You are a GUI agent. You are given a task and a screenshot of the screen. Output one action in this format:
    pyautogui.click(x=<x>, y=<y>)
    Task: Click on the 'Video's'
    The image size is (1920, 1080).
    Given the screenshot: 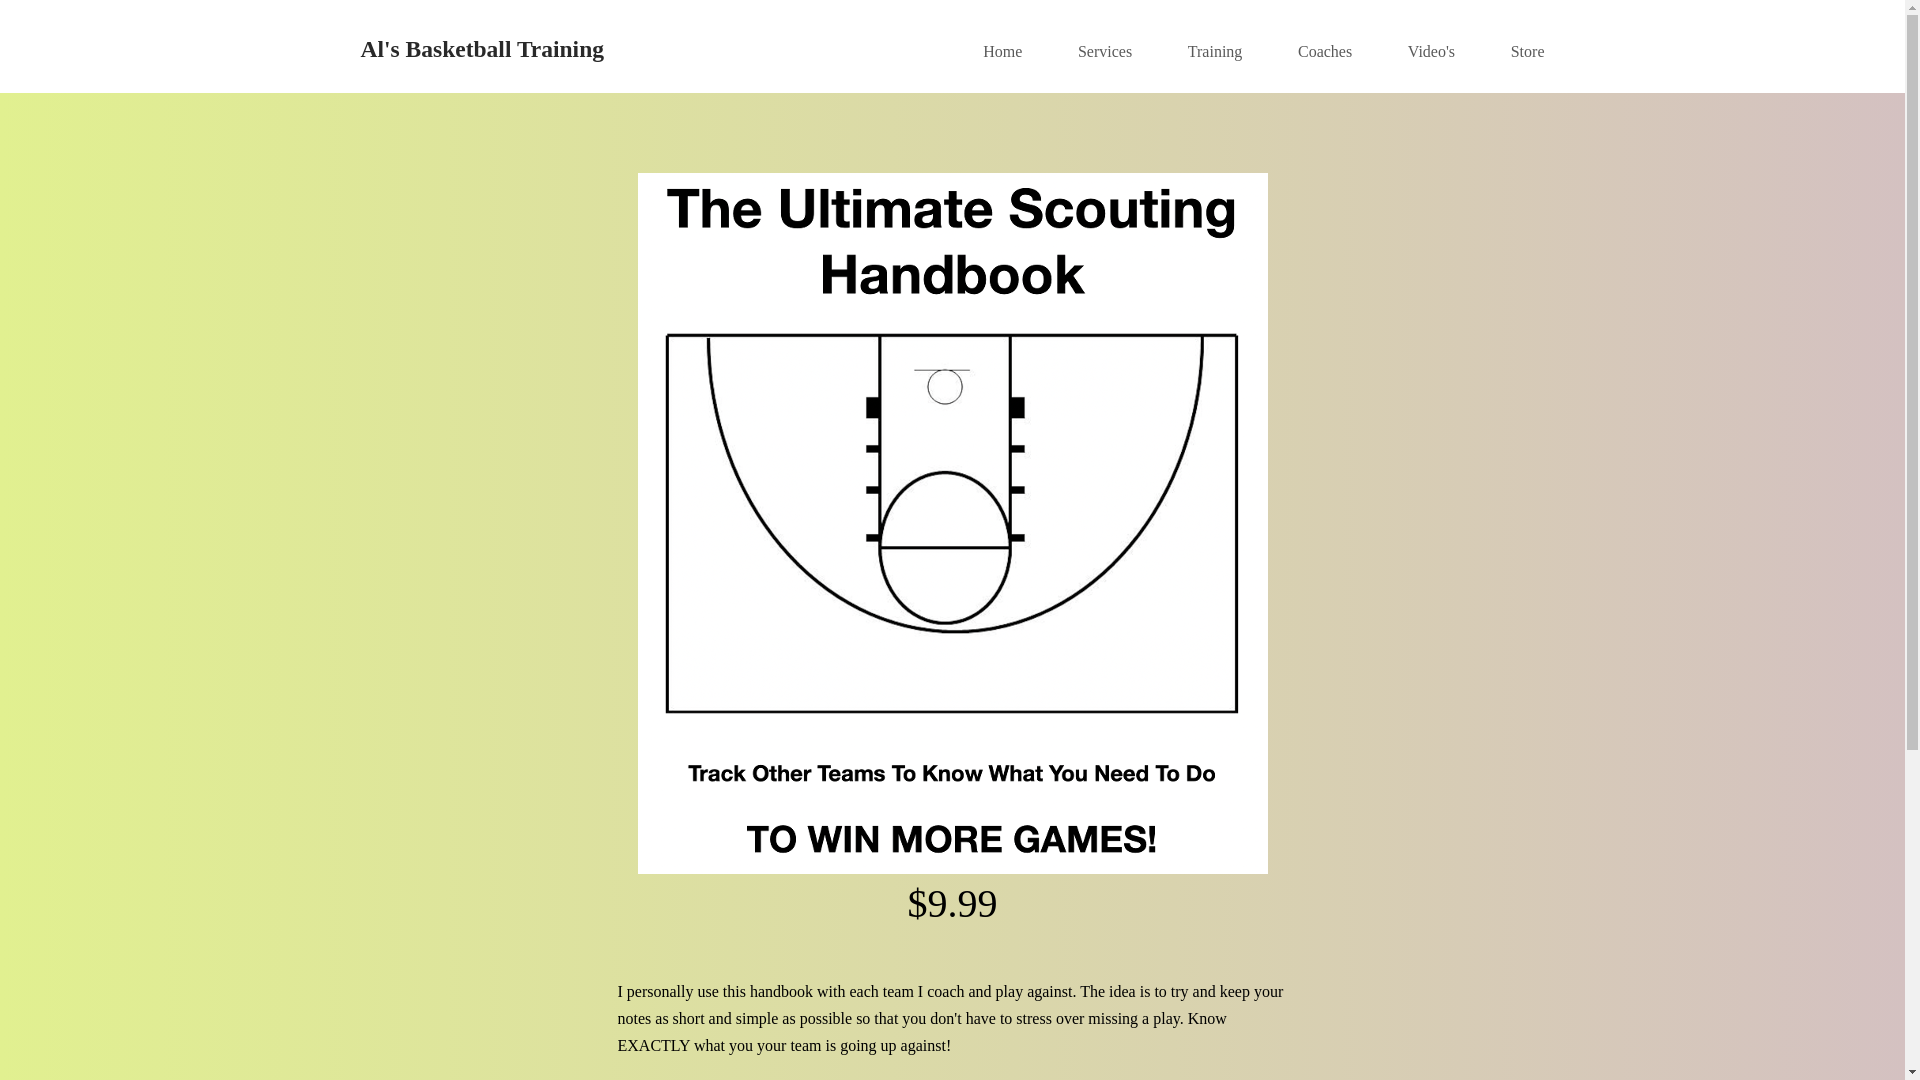 What is the action you would take?
    pyautogui.click(x=1406, y=50)
    